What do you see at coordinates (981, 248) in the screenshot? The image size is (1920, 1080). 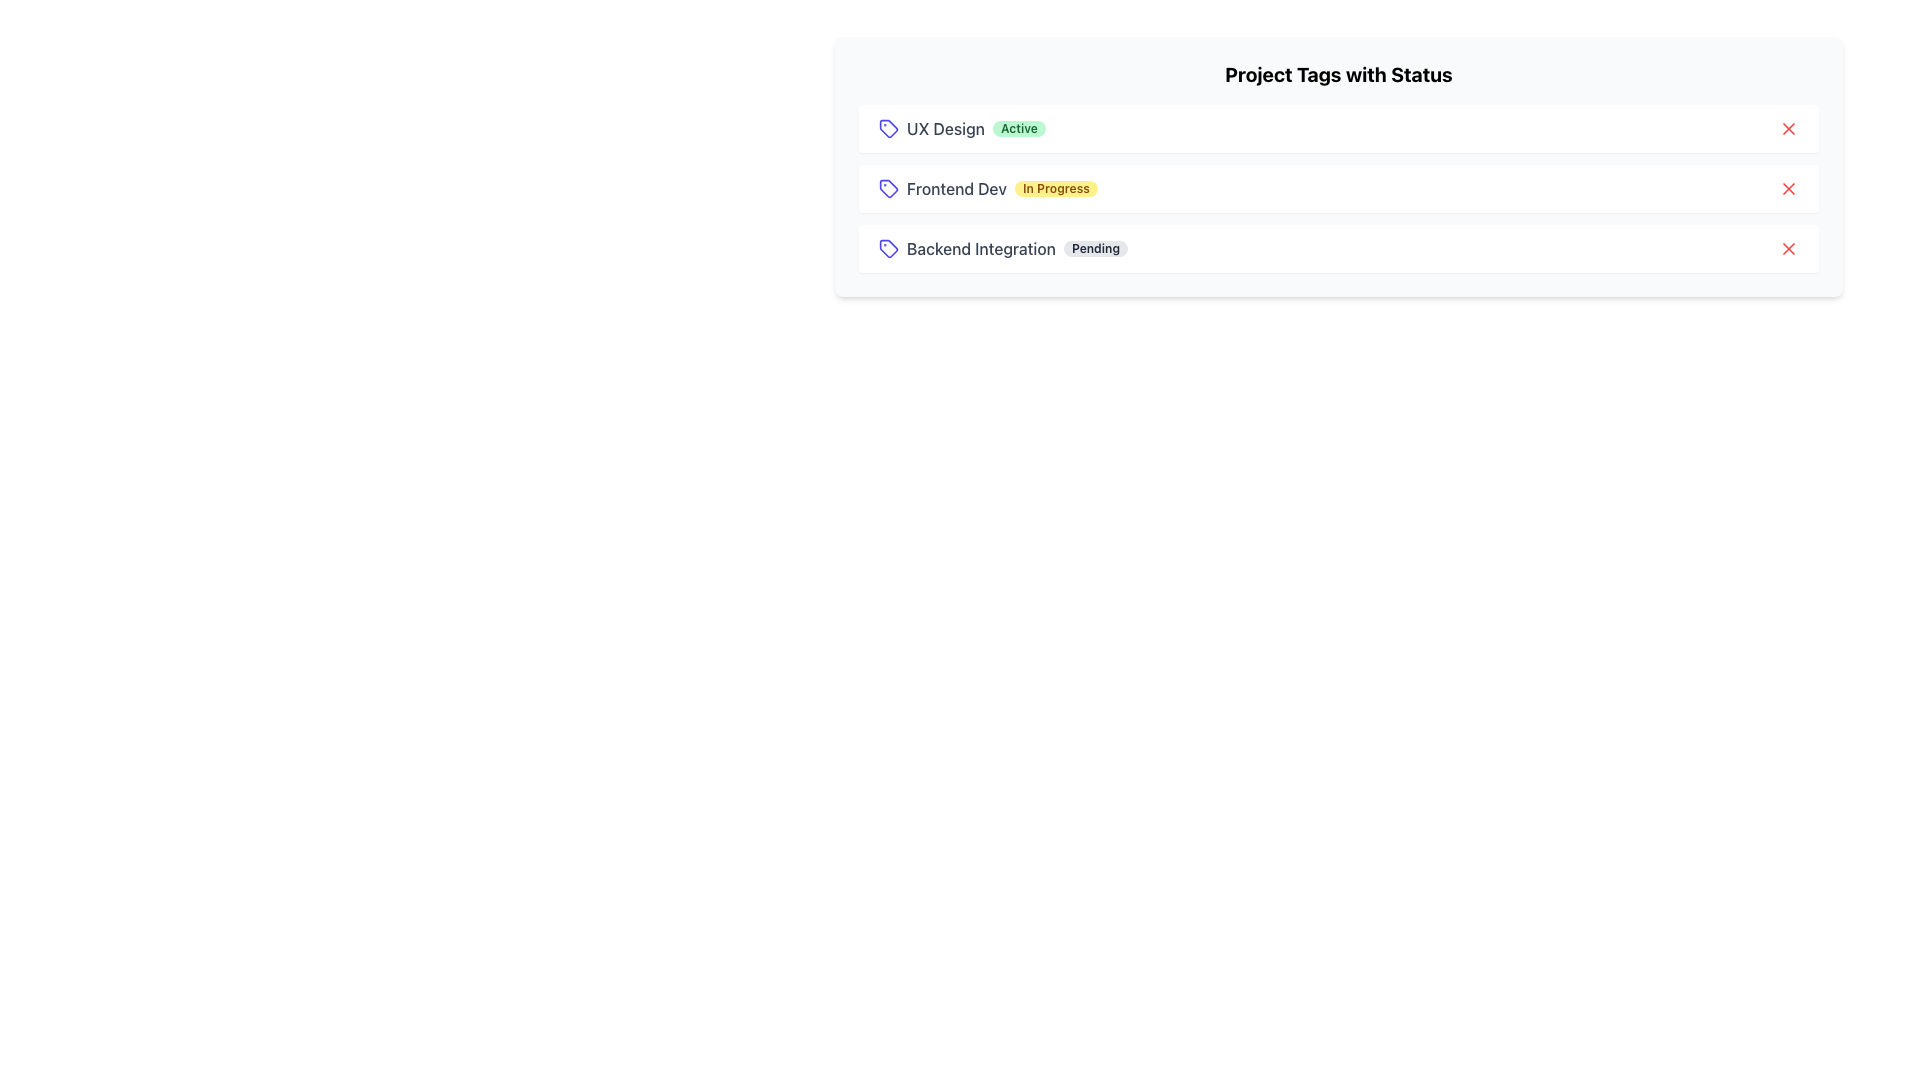 I see `the third text element in the vertically aligned list under 'Project Tags with Status', located between a tag icon and a 'Pending' badge` at bounding box center [981, 248].